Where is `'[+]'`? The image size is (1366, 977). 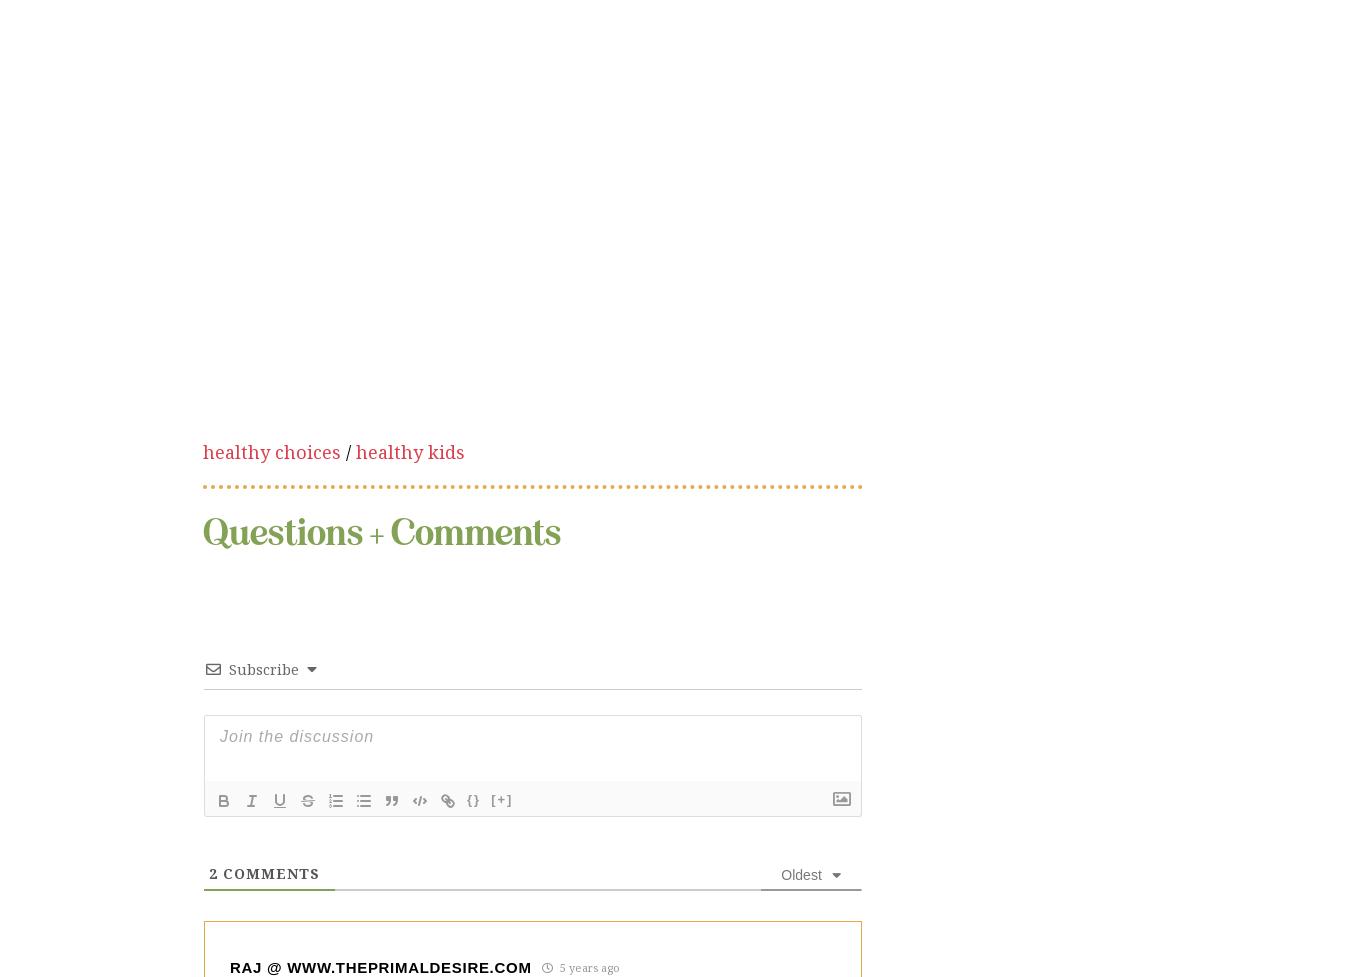
'[+]' is located at coordinates (502, 633).